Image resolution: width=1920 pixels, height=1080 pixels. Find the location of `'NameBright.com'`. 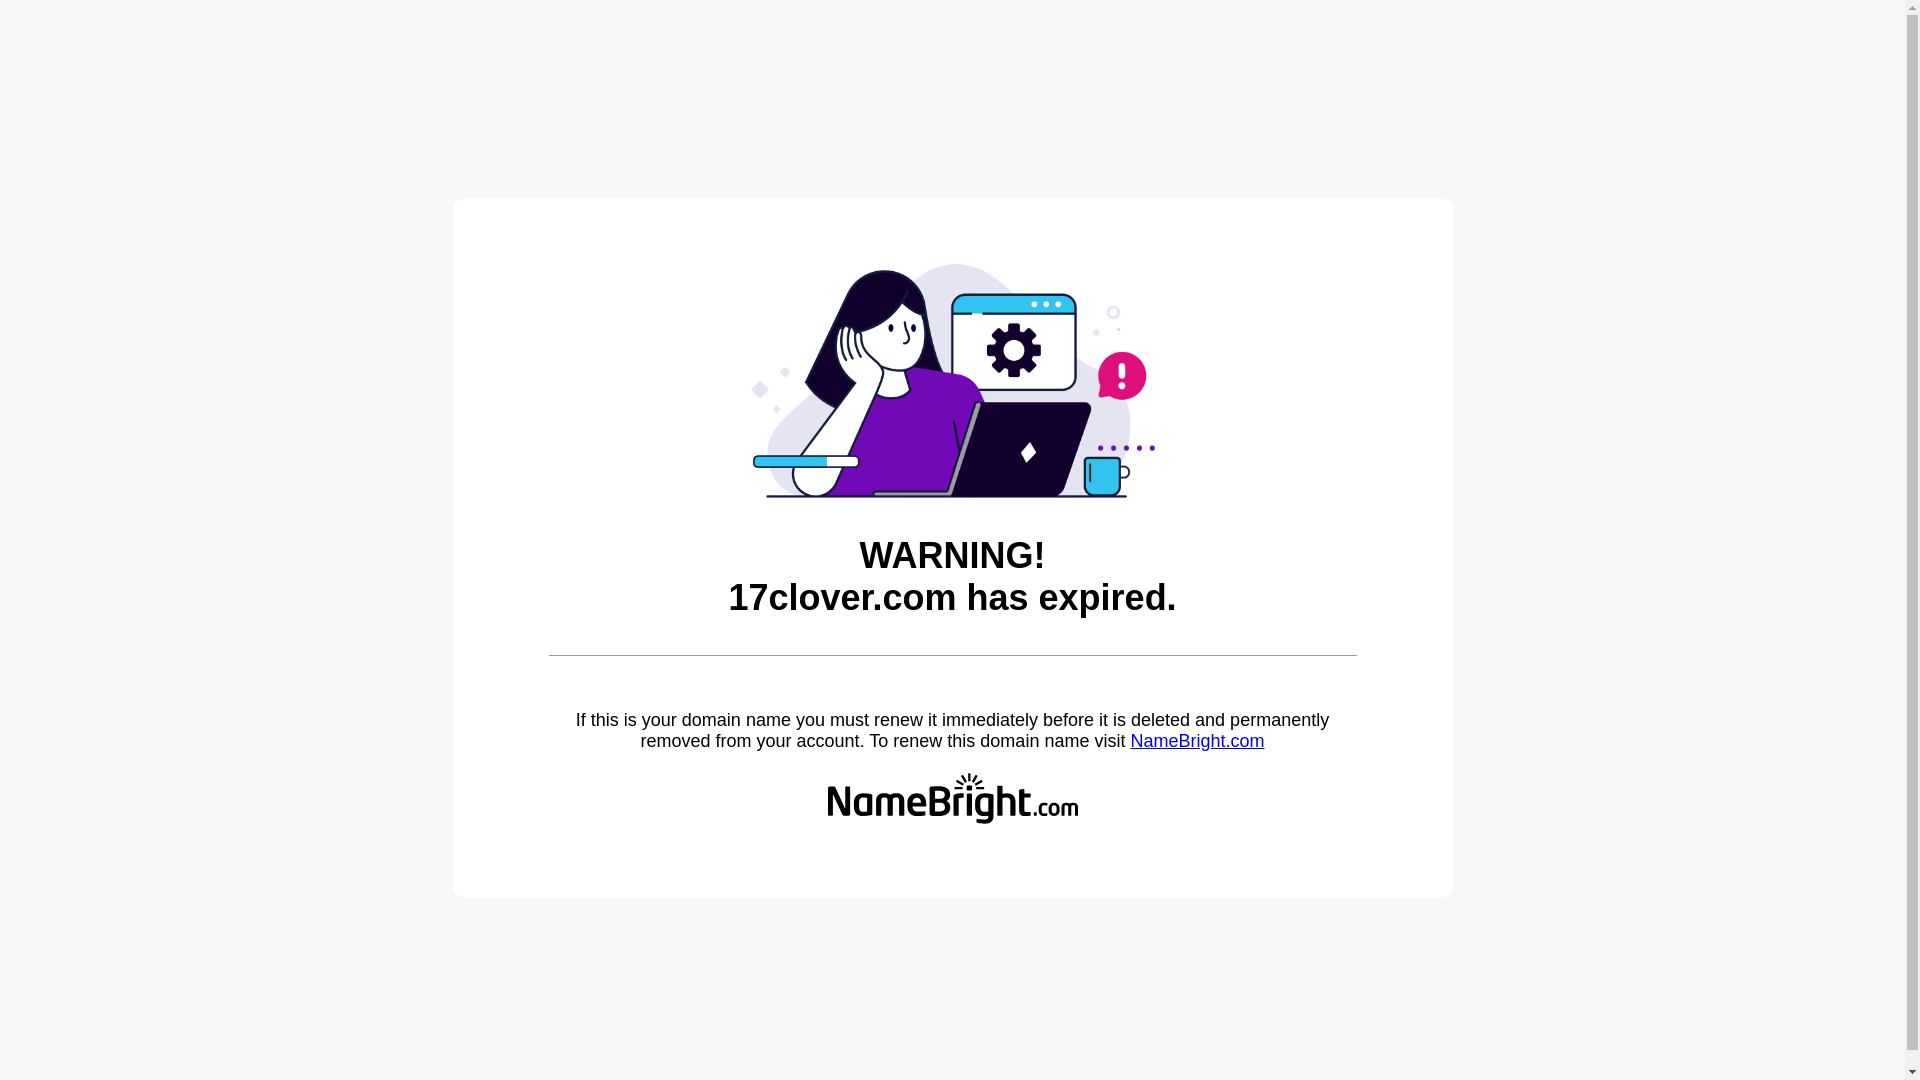

'NameBright.com' is located at coordinates (1196, 740).